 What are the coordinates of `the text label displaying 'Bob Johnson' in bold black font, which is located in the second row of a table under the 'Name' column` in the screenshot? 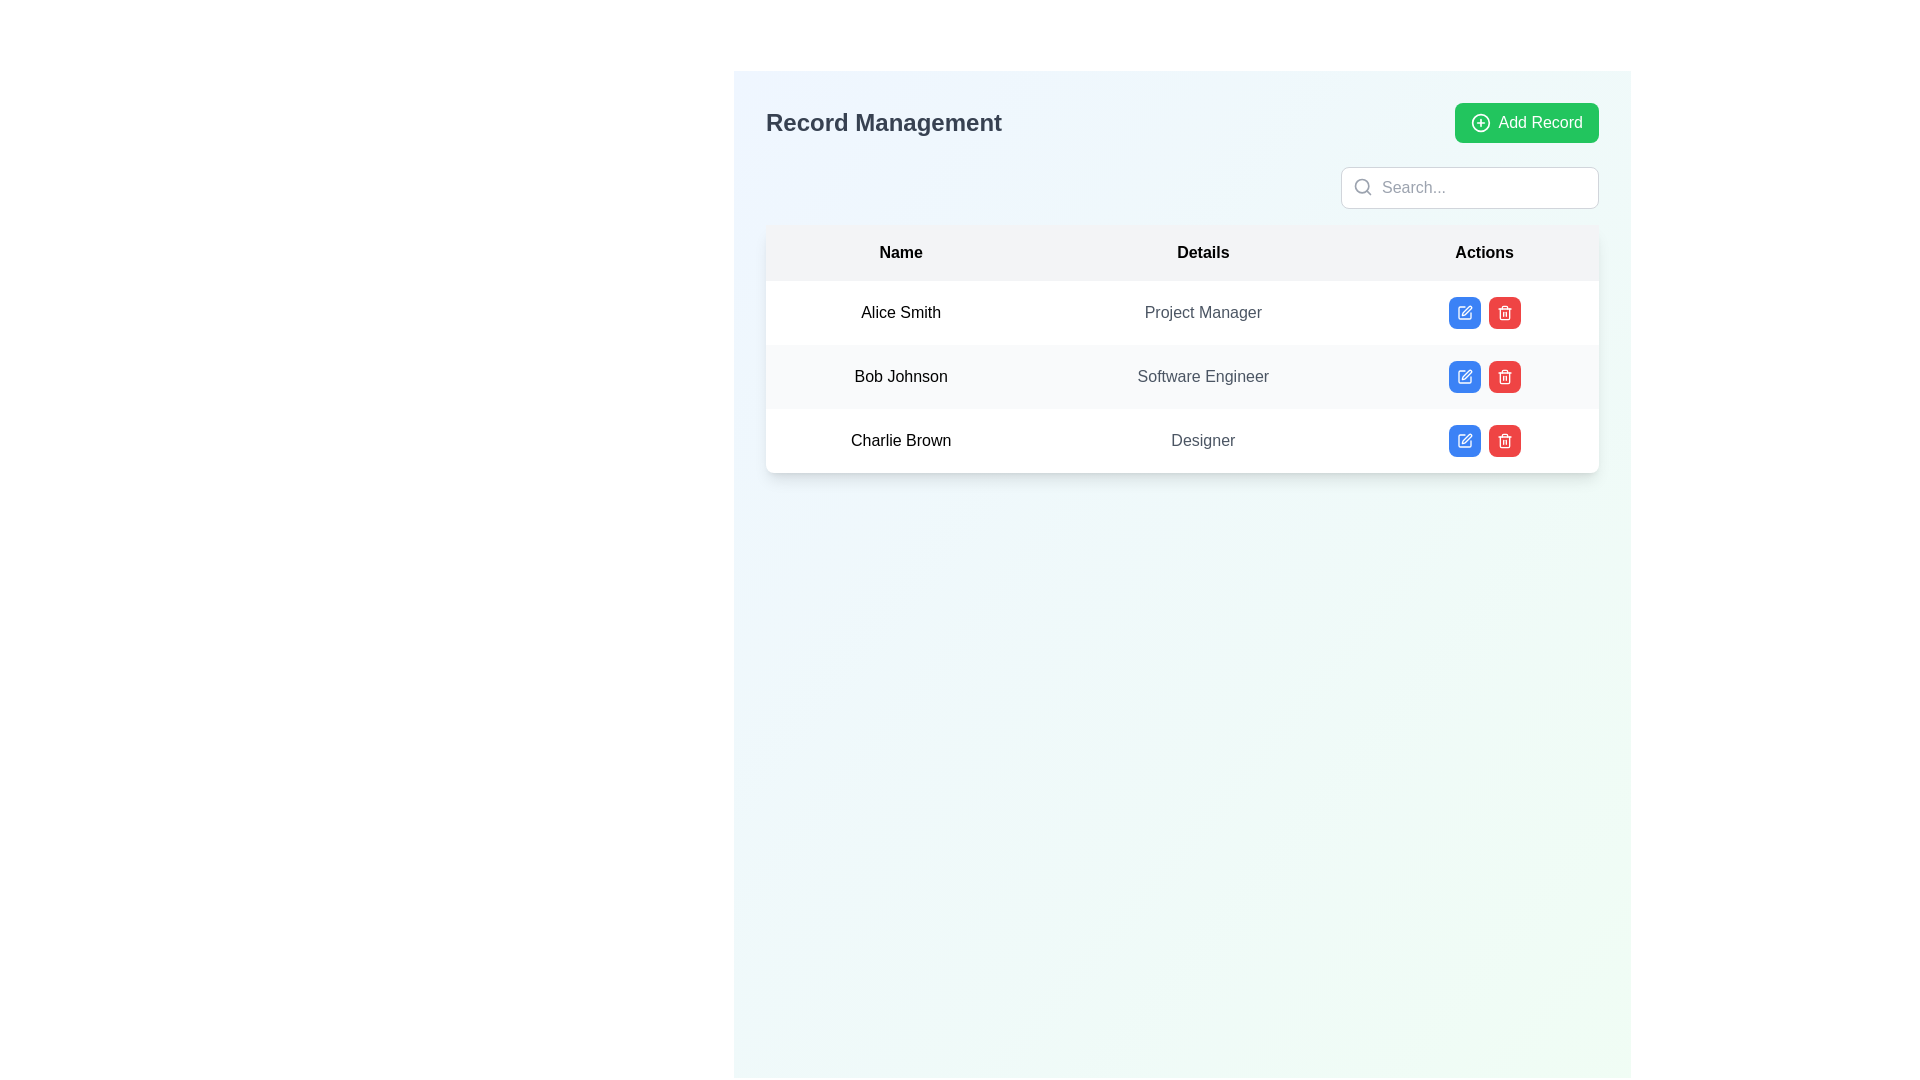 It's located at (900, 377).